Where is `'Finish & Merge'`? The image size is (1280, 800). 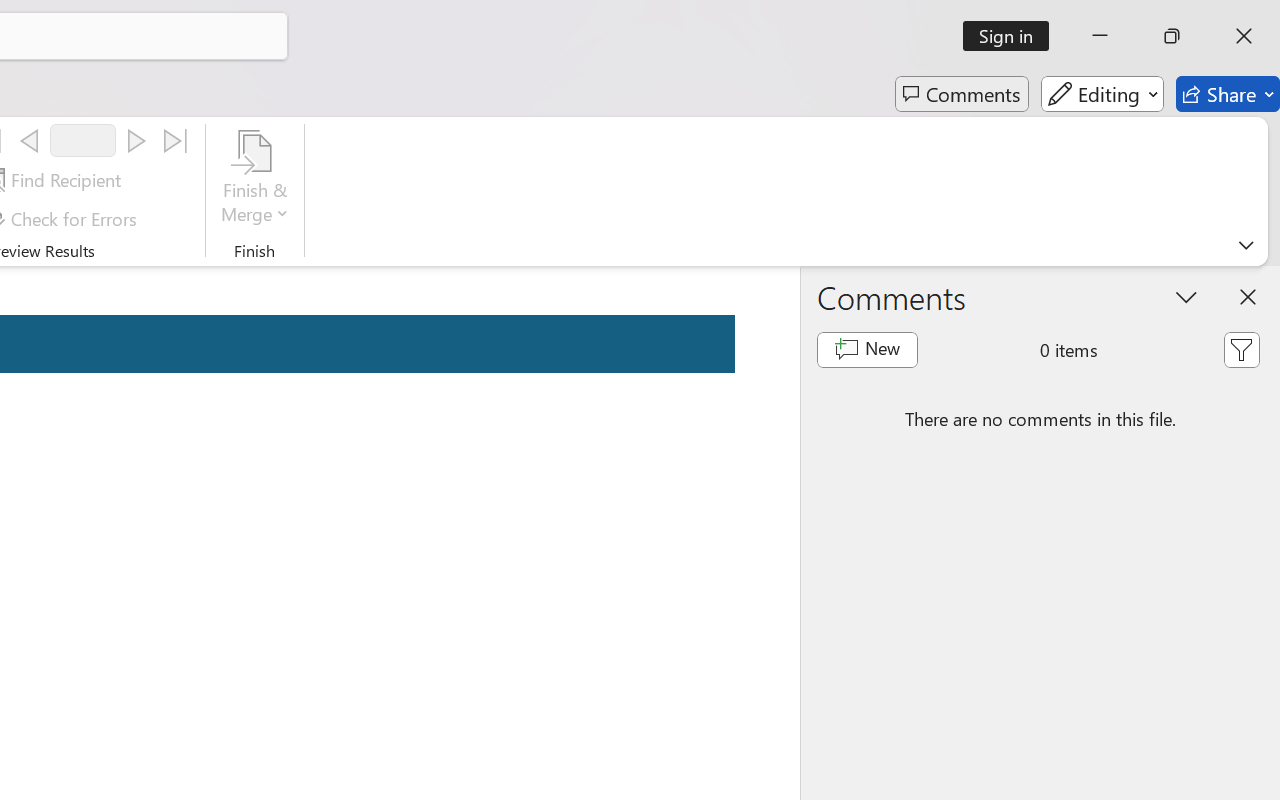 'Finish & Merge' is located at coordinates (254, 179).